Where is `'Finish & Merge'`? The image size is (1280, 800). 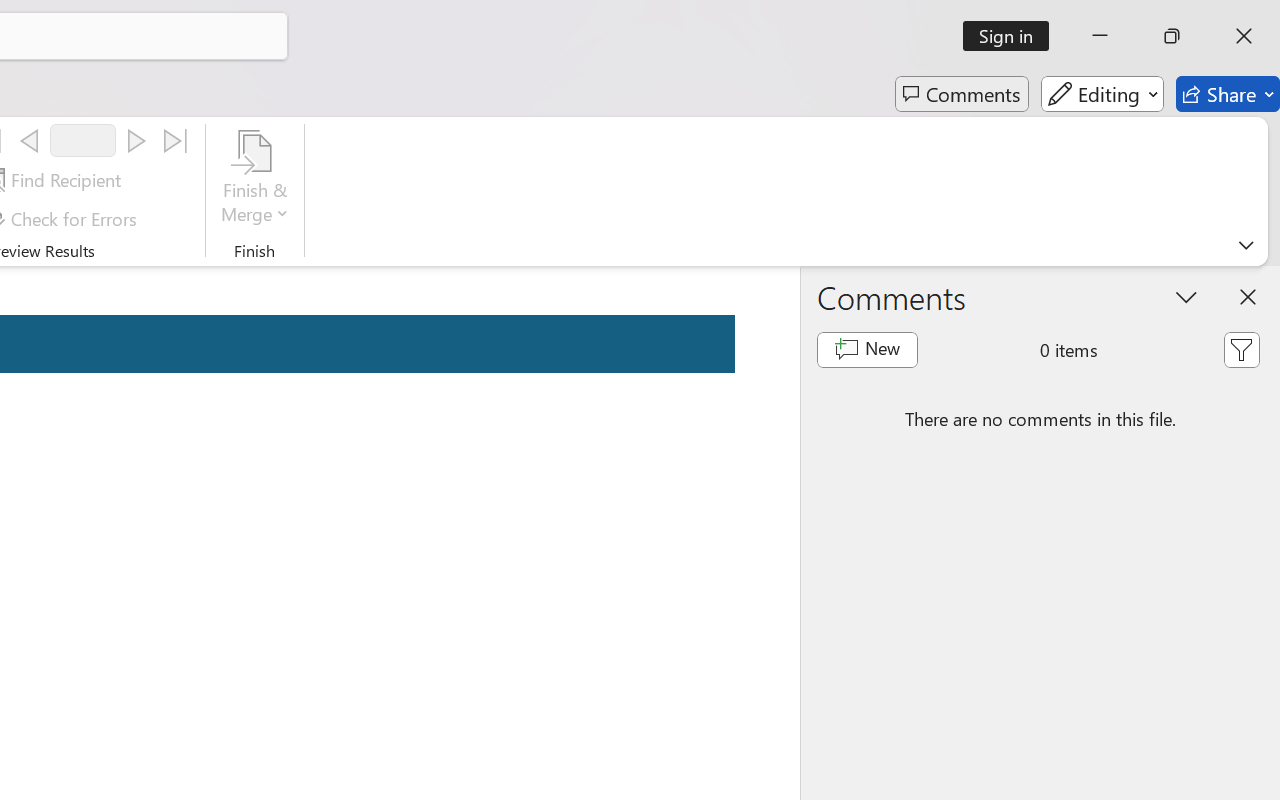 'Finish & Merge' is located at coordinates (254, 179).